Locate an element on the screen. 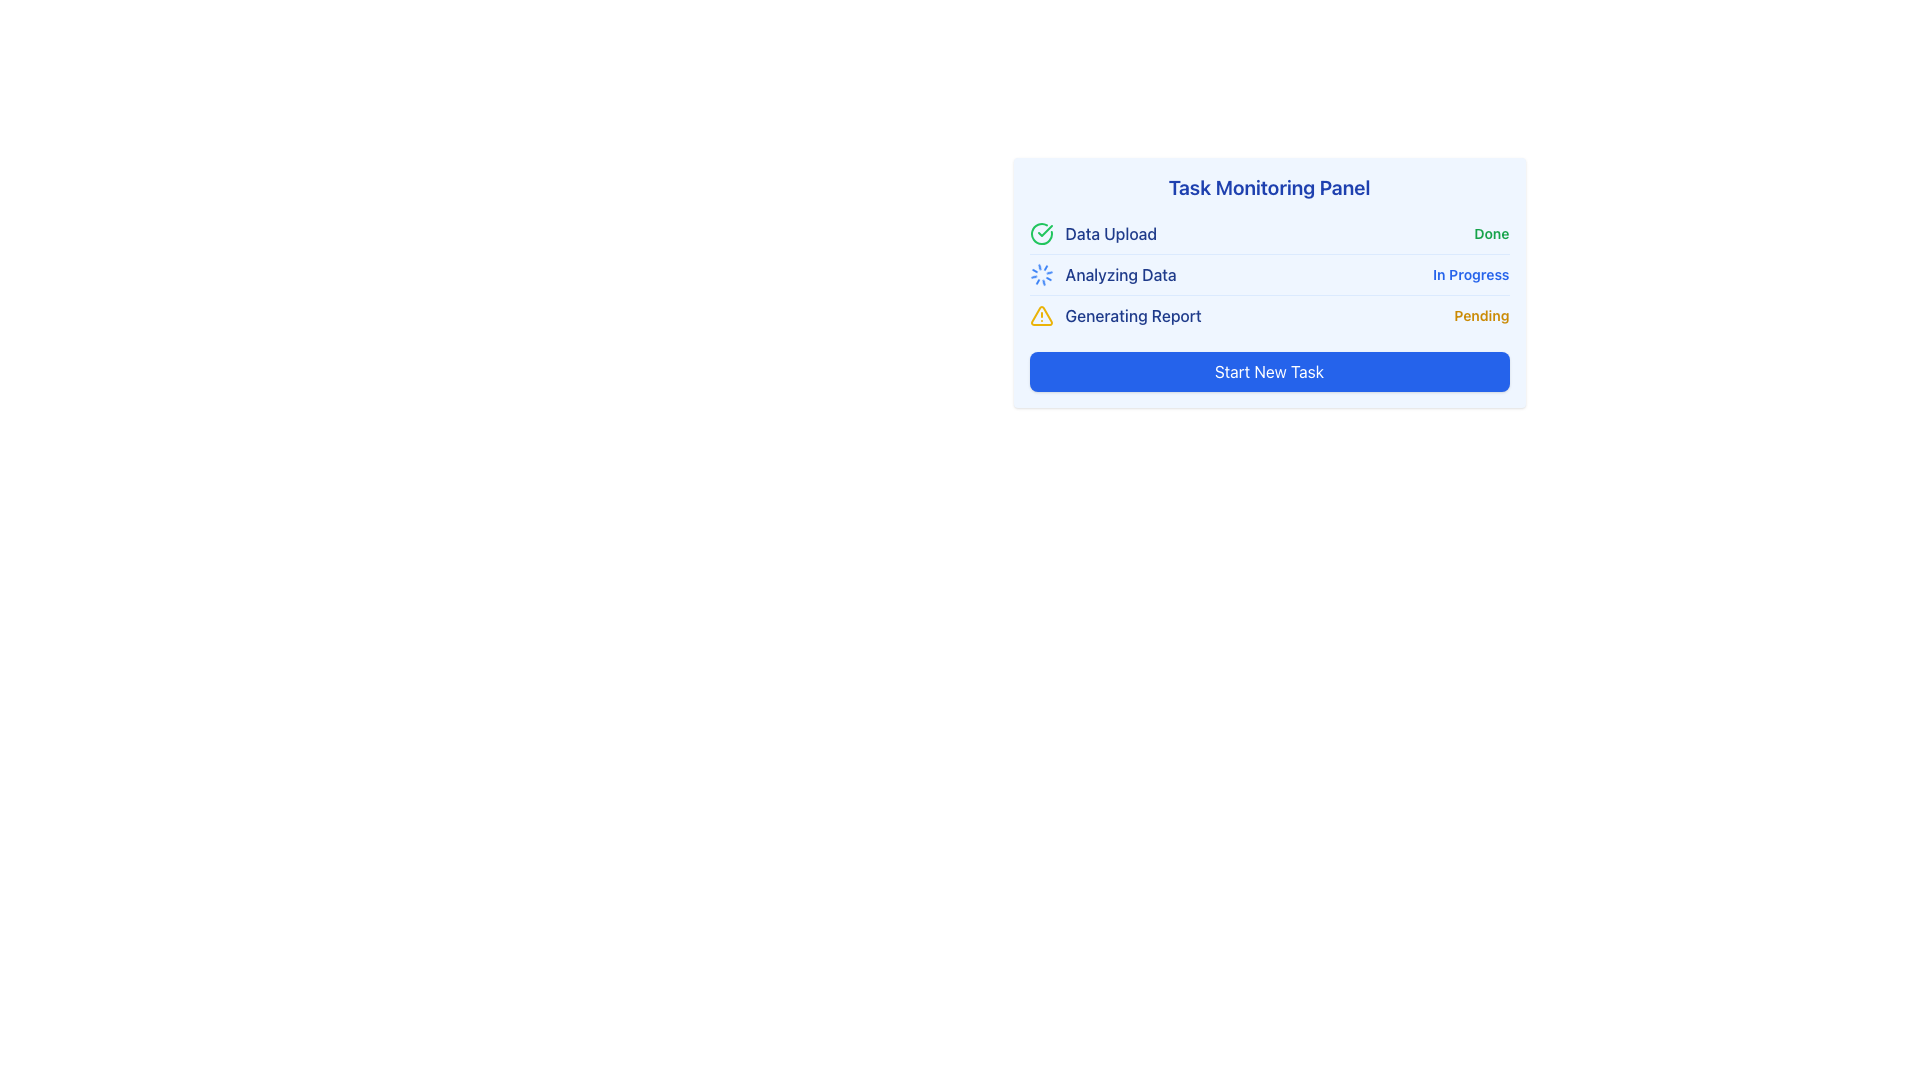  the animated loader icon styled in blue, which indicates the 'Analyzing Data' status in the task monitoring panel, located to the left of the status text is located at coordinates (1040, 274).